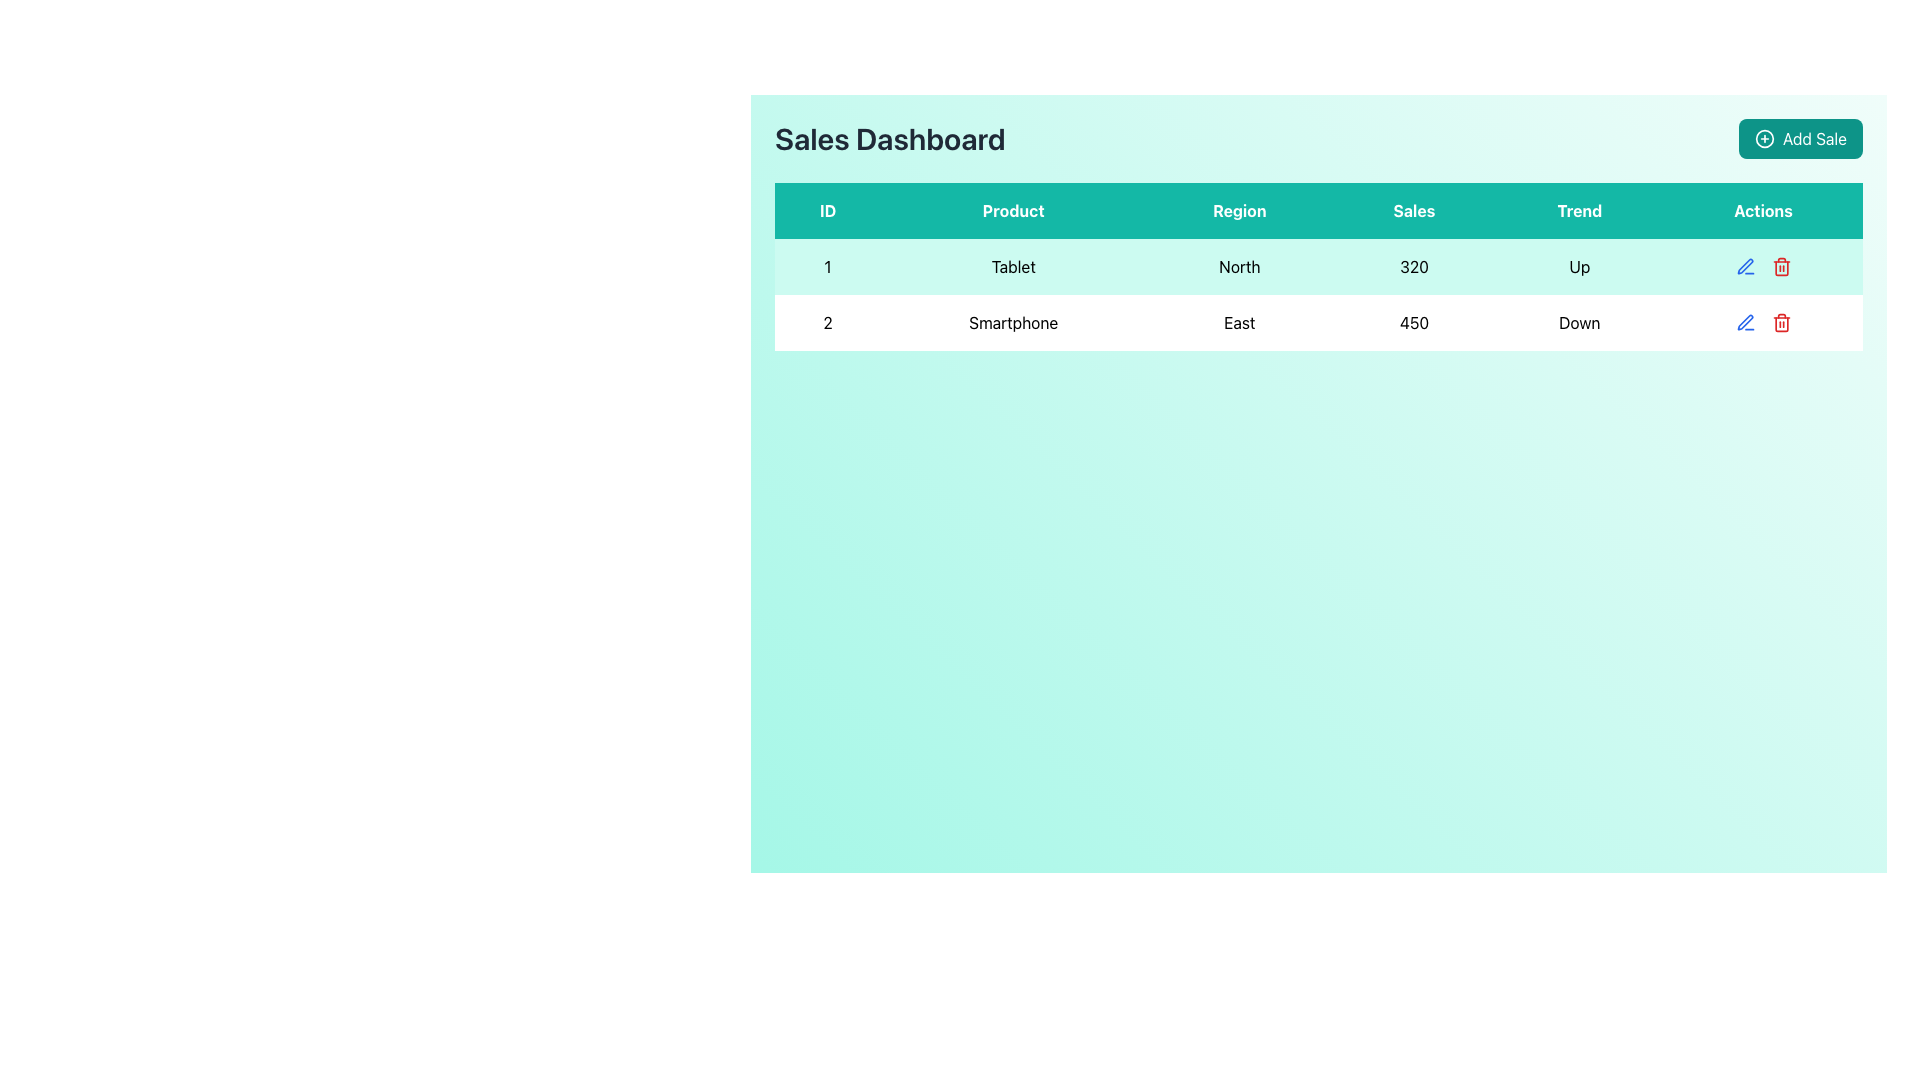 Image resolution: width=1920 pixels, height=1080 pixels. What do you see at coordinates (1413, 322) in the screenshot?
I see `the table cell displaying '450' in the fourth column of the second row under the 'Sales' header` at bounding box center [1413, 322].